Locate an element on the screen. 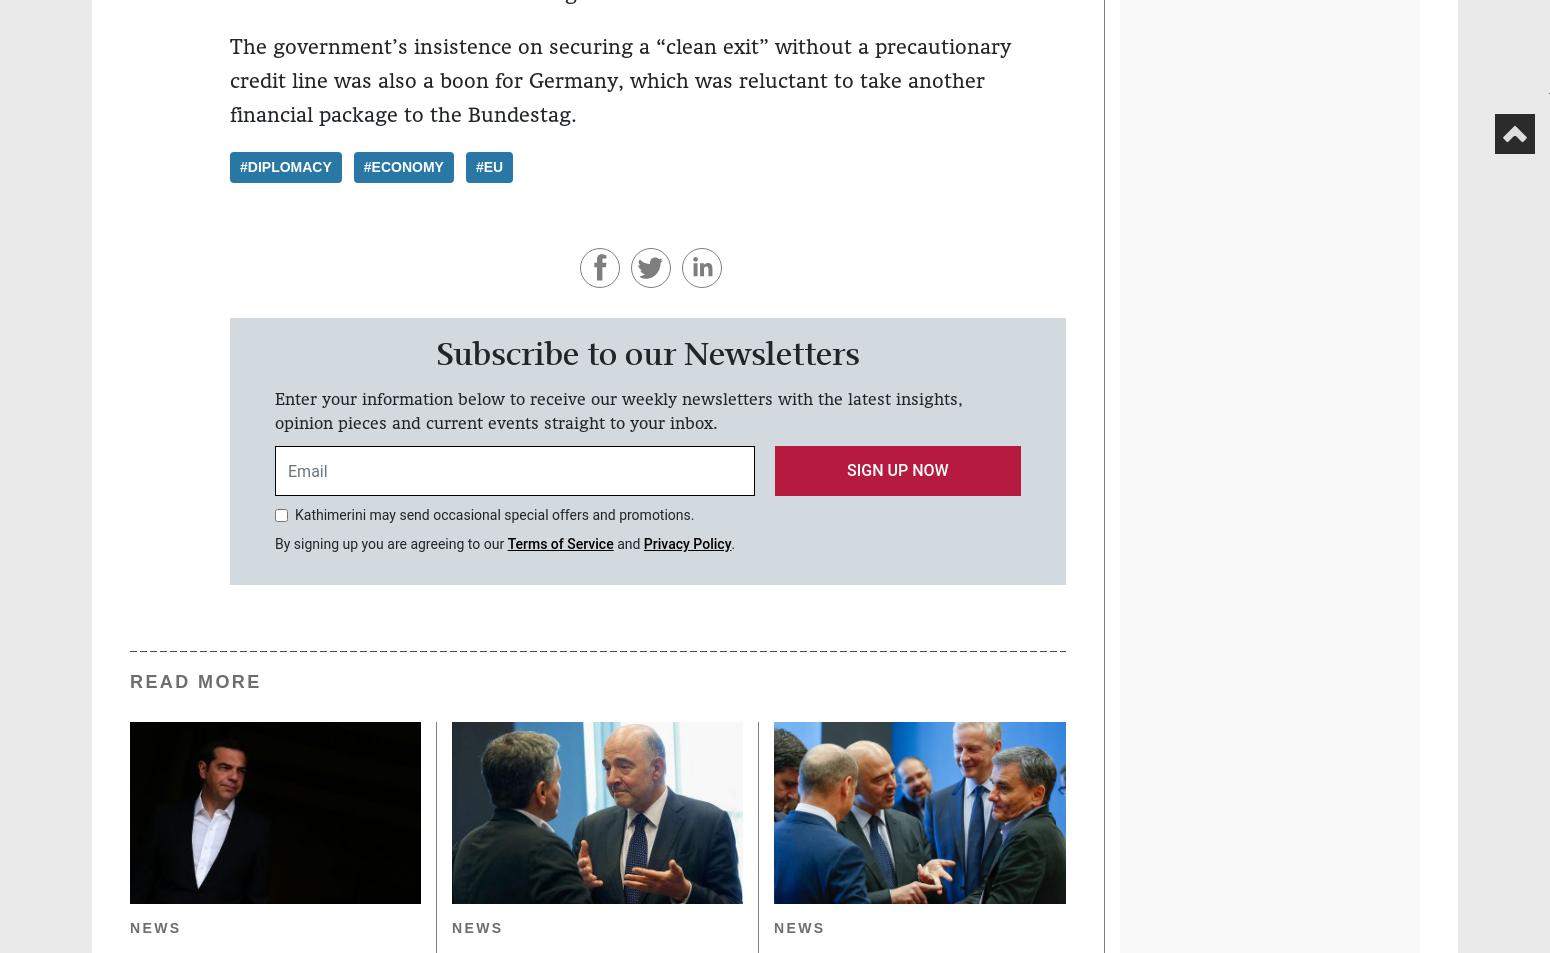 The image size is (1550, 953). 'Diplomacy' is located at coordinates (289, 165).